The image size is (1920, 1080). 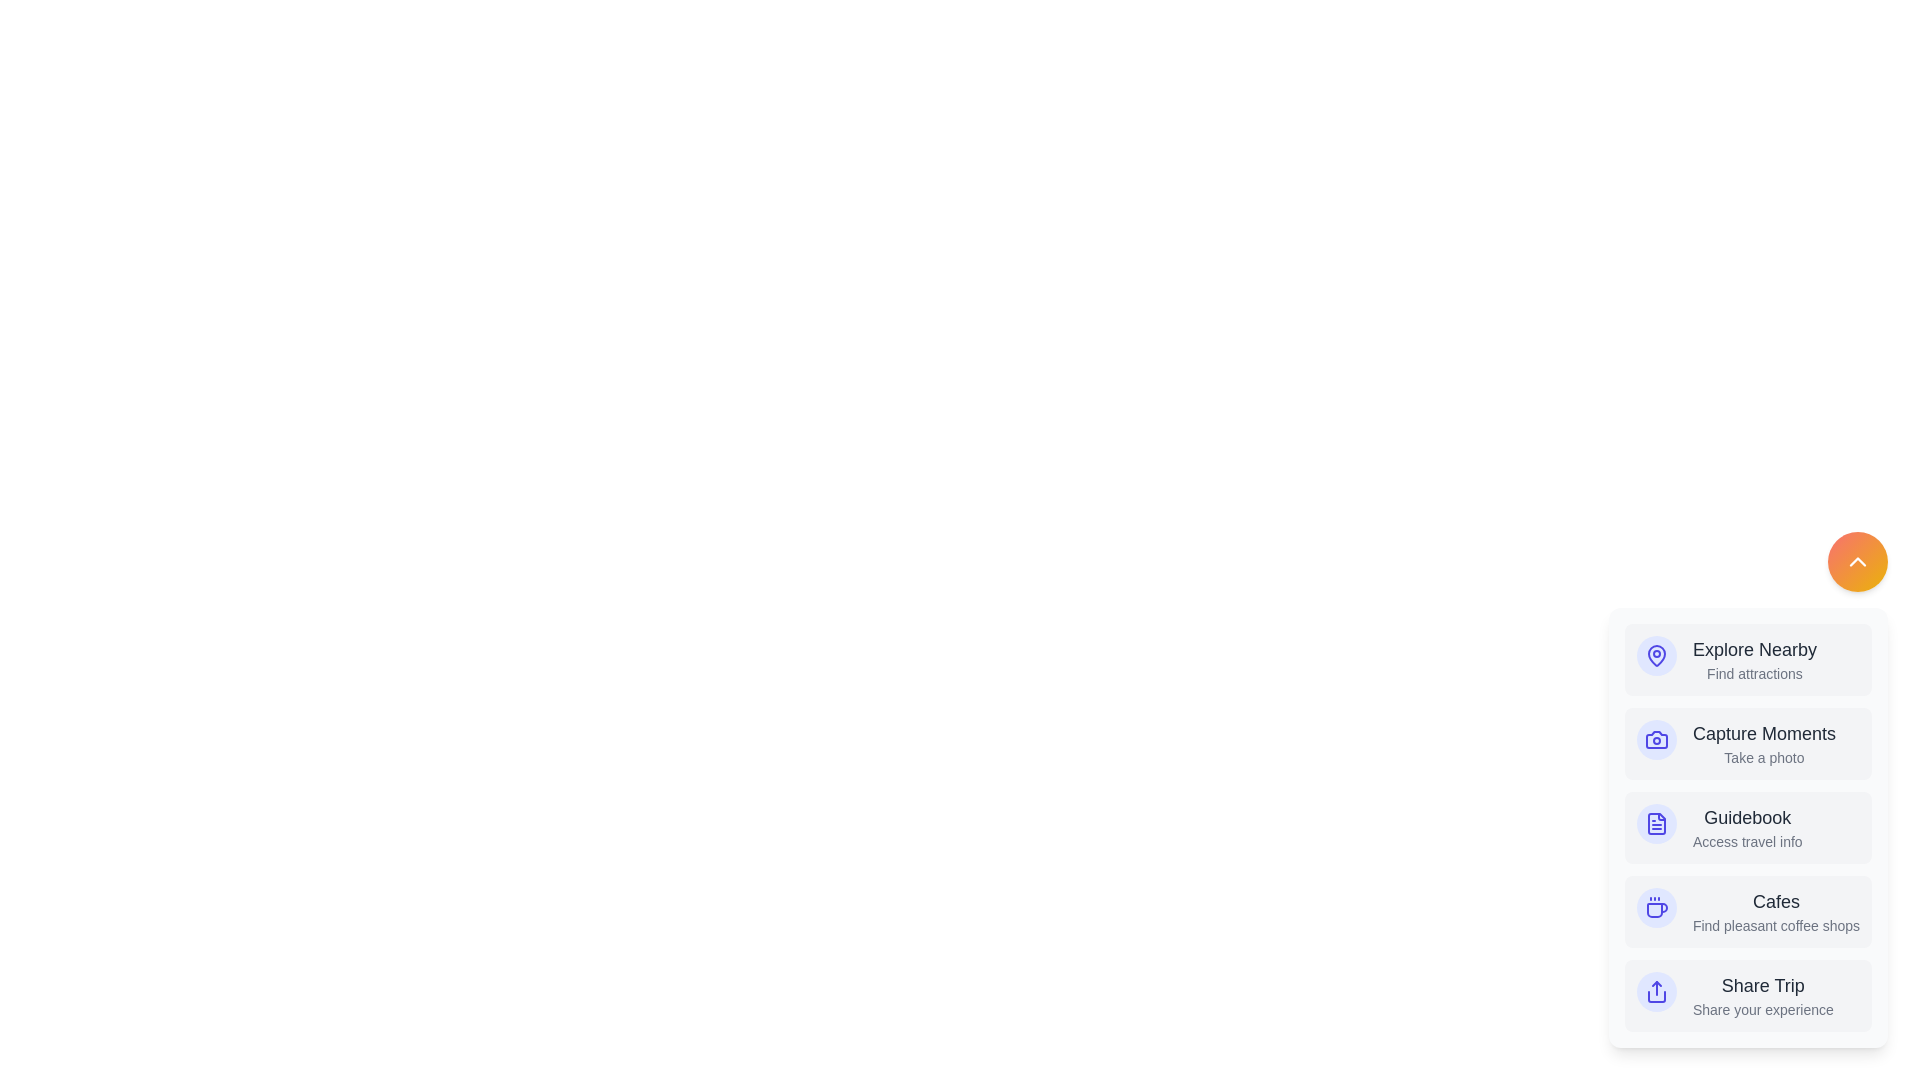 What do you see at coordinates (1746, 911) in the screenshot?
I see `the menu item Cafes to perform the associated action` at bounding box center [1746, 911].